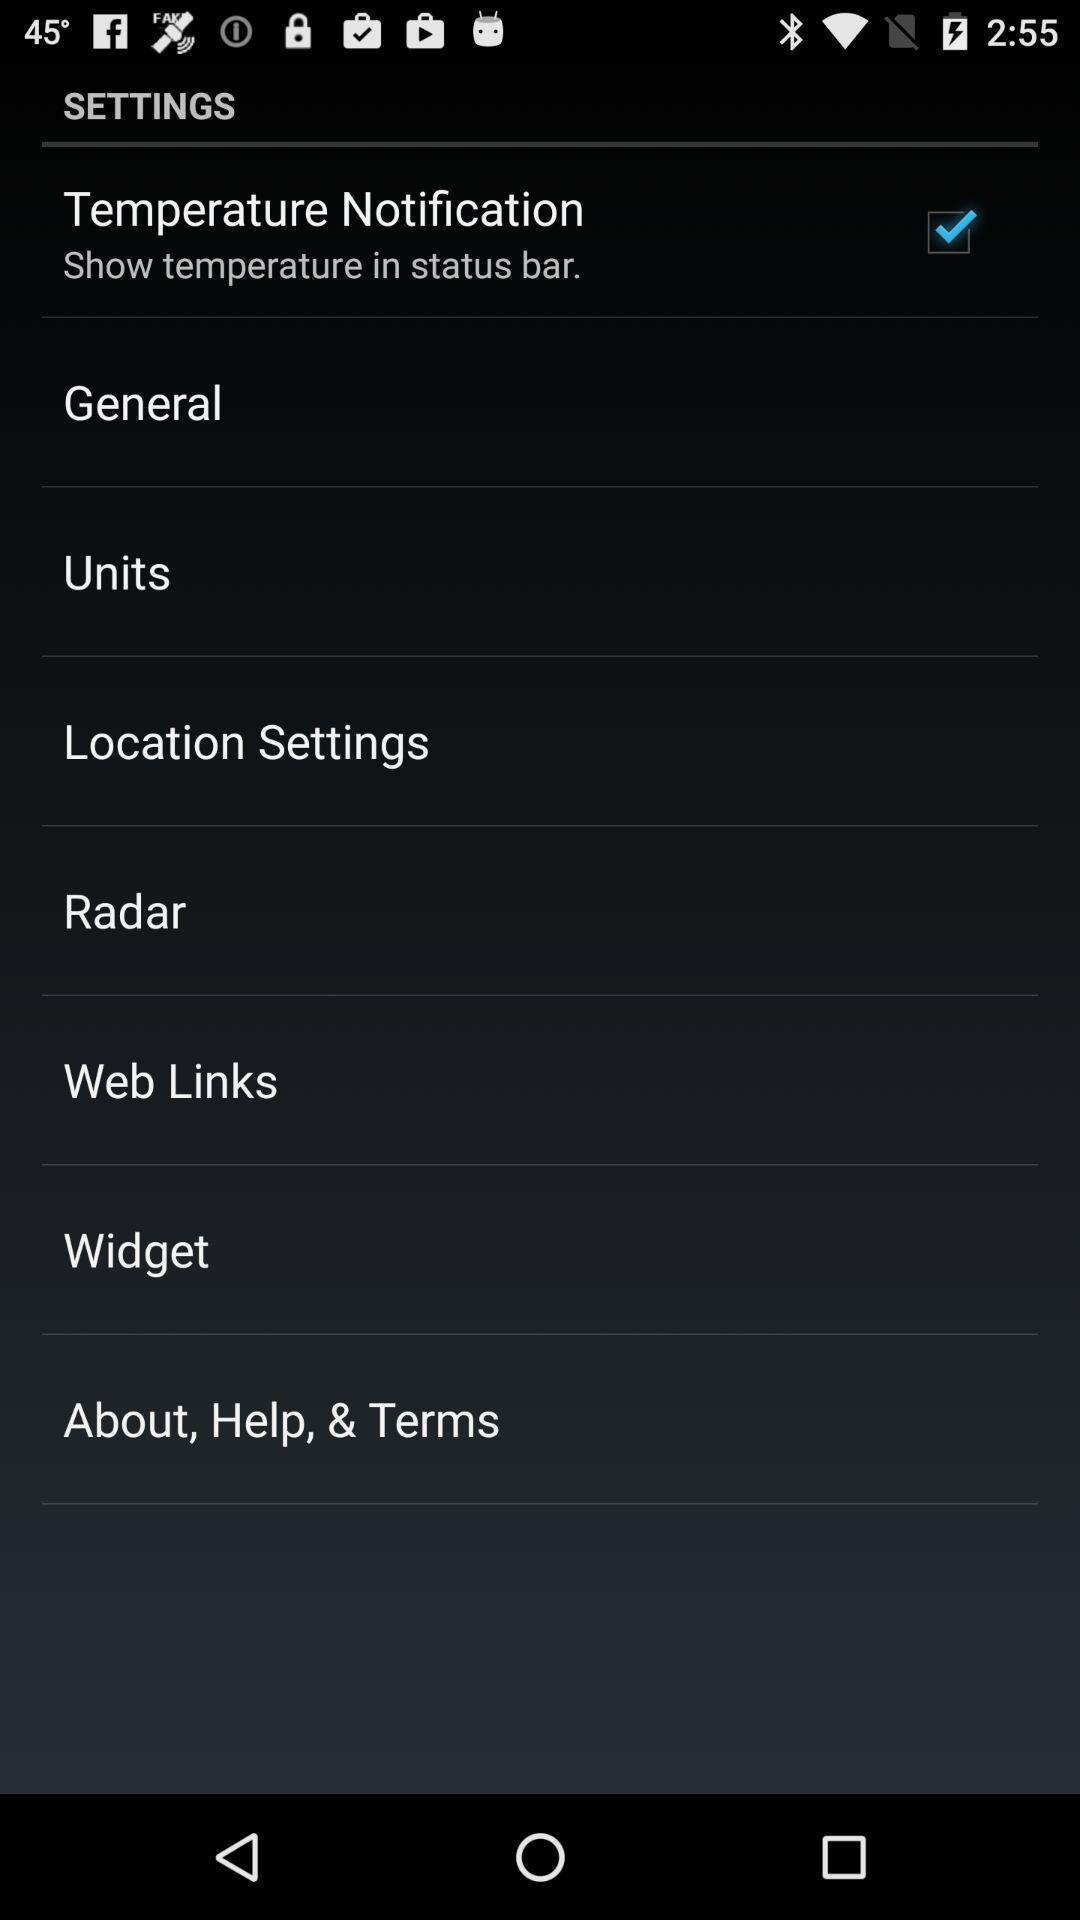 The height and width of the screenshot is (1920, 1080). What do you see at coordinates (323, 207) in the screenshot?
I see `temperature notification icon` at bounding box center [323, 207].